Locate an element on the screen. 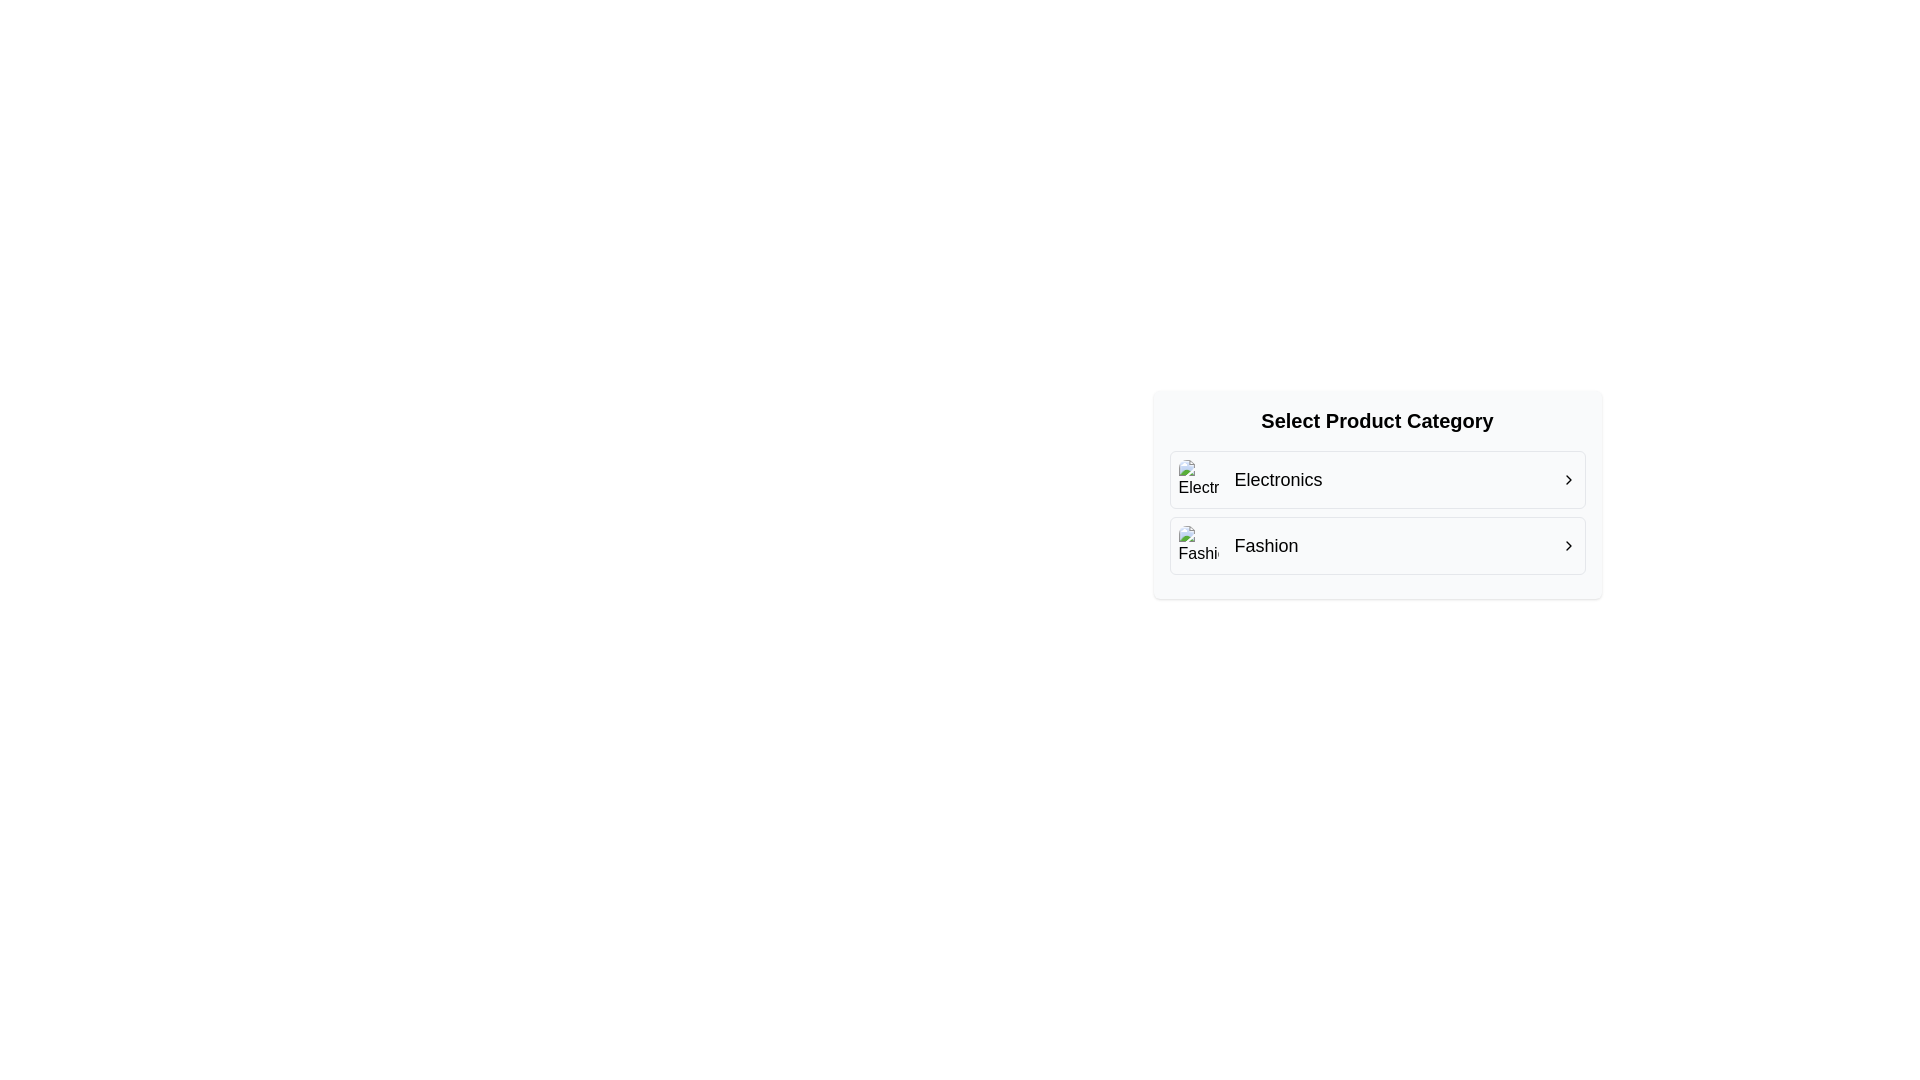 The width and height of the screenshot is (1920, 1080). the image placeholder representing the 'Fashion' category, located to the left of the 'Fashion' label in the second row of the category list under 'Select Product Category' is located at coordinates (1198, 546).